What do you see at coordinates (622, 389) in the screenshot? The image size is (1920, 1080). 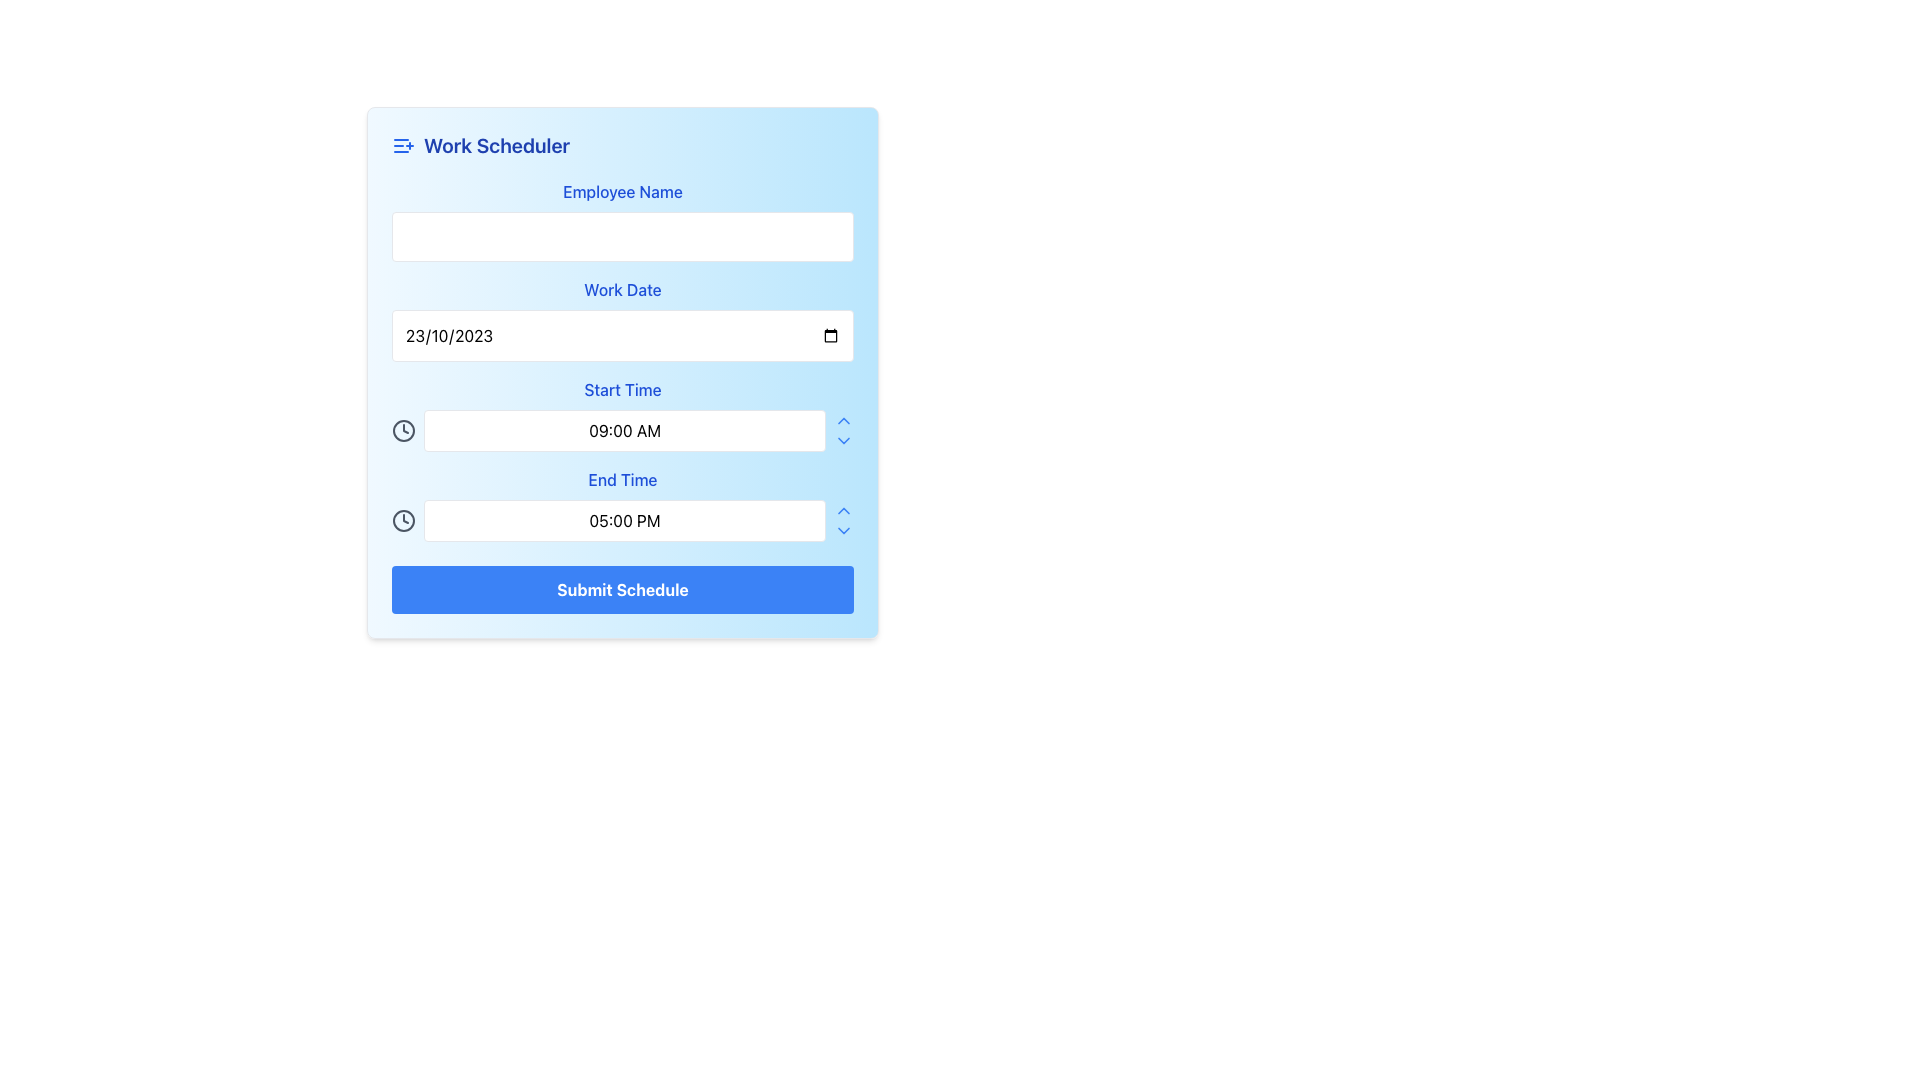 I see `the descriptive label indicating the purpose of the associated input element for specifying the start time, located above the time input text box for '09:00 AM'` at bounding box center [622, 389].